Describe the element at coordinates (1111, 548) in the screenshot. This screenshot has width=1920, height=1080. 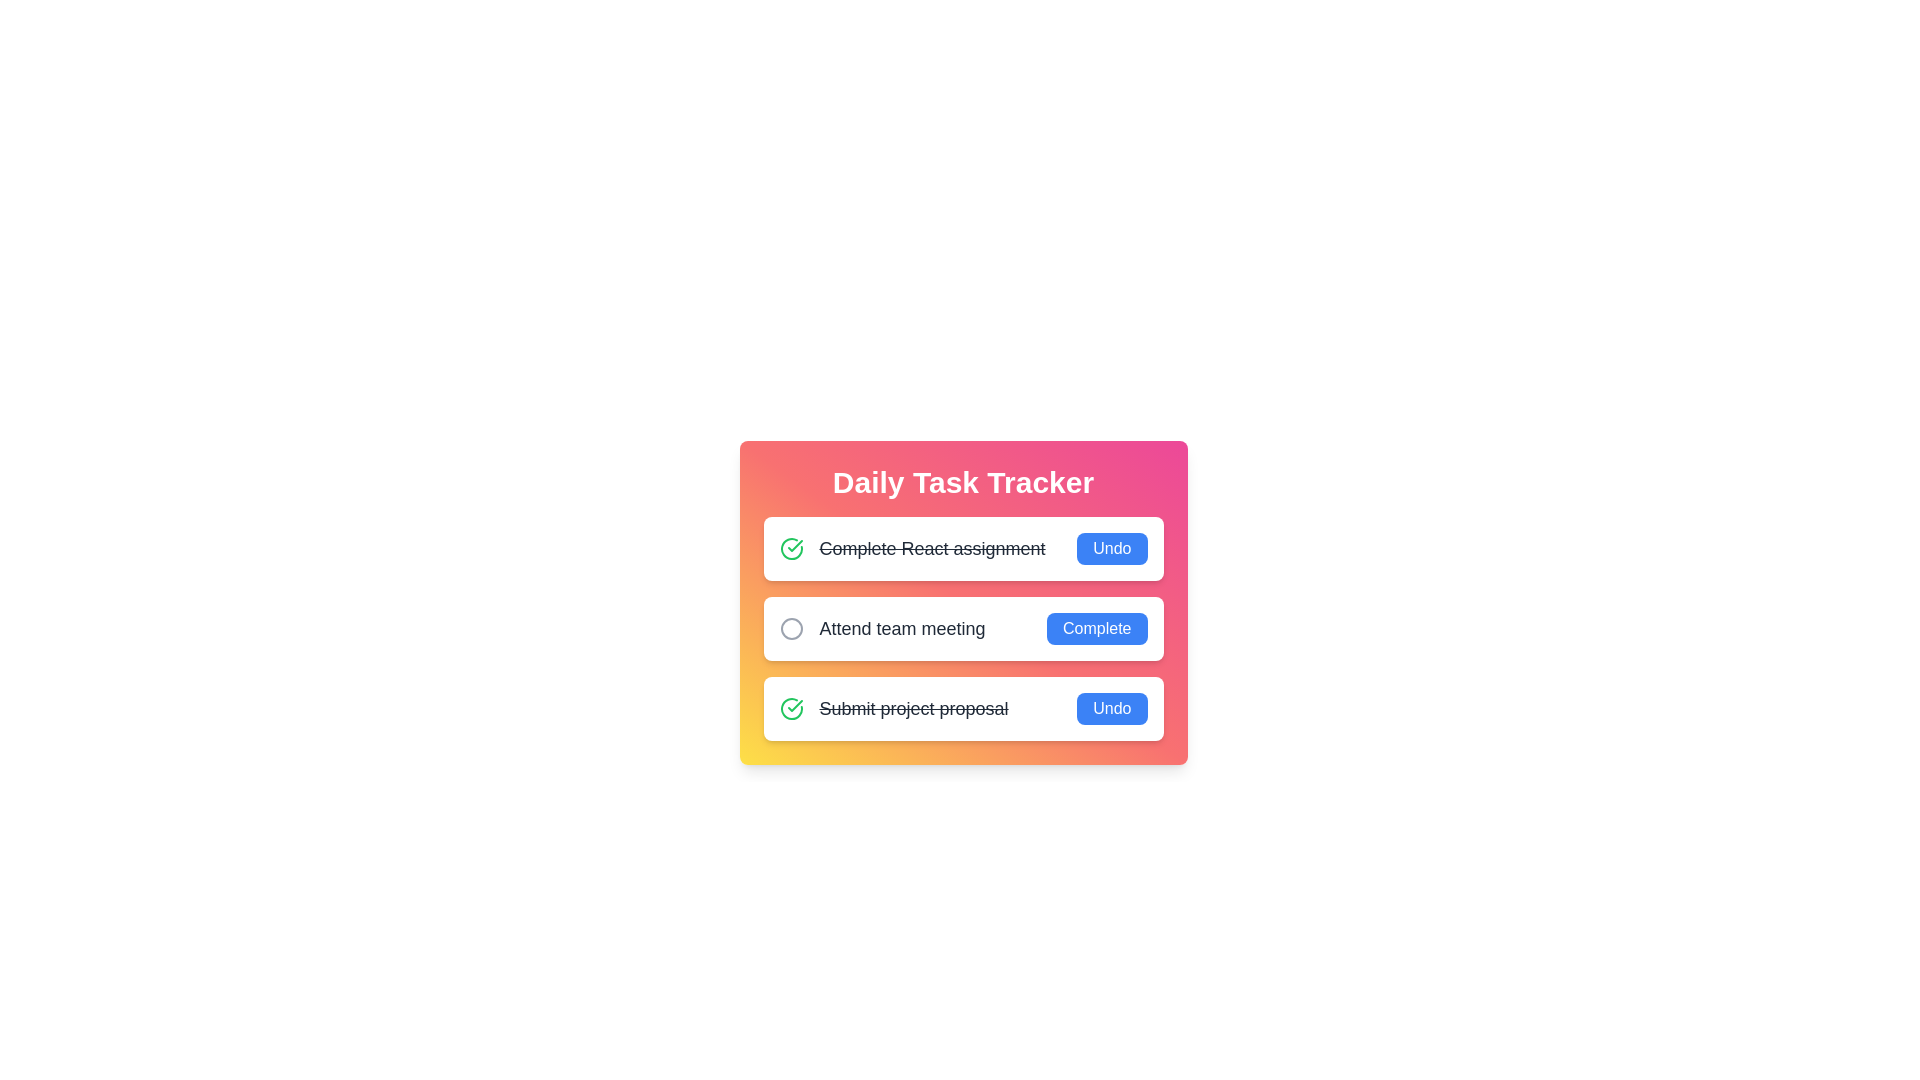
I see `the 'Undo' button for the task 'Complete React assignment'` at that location.